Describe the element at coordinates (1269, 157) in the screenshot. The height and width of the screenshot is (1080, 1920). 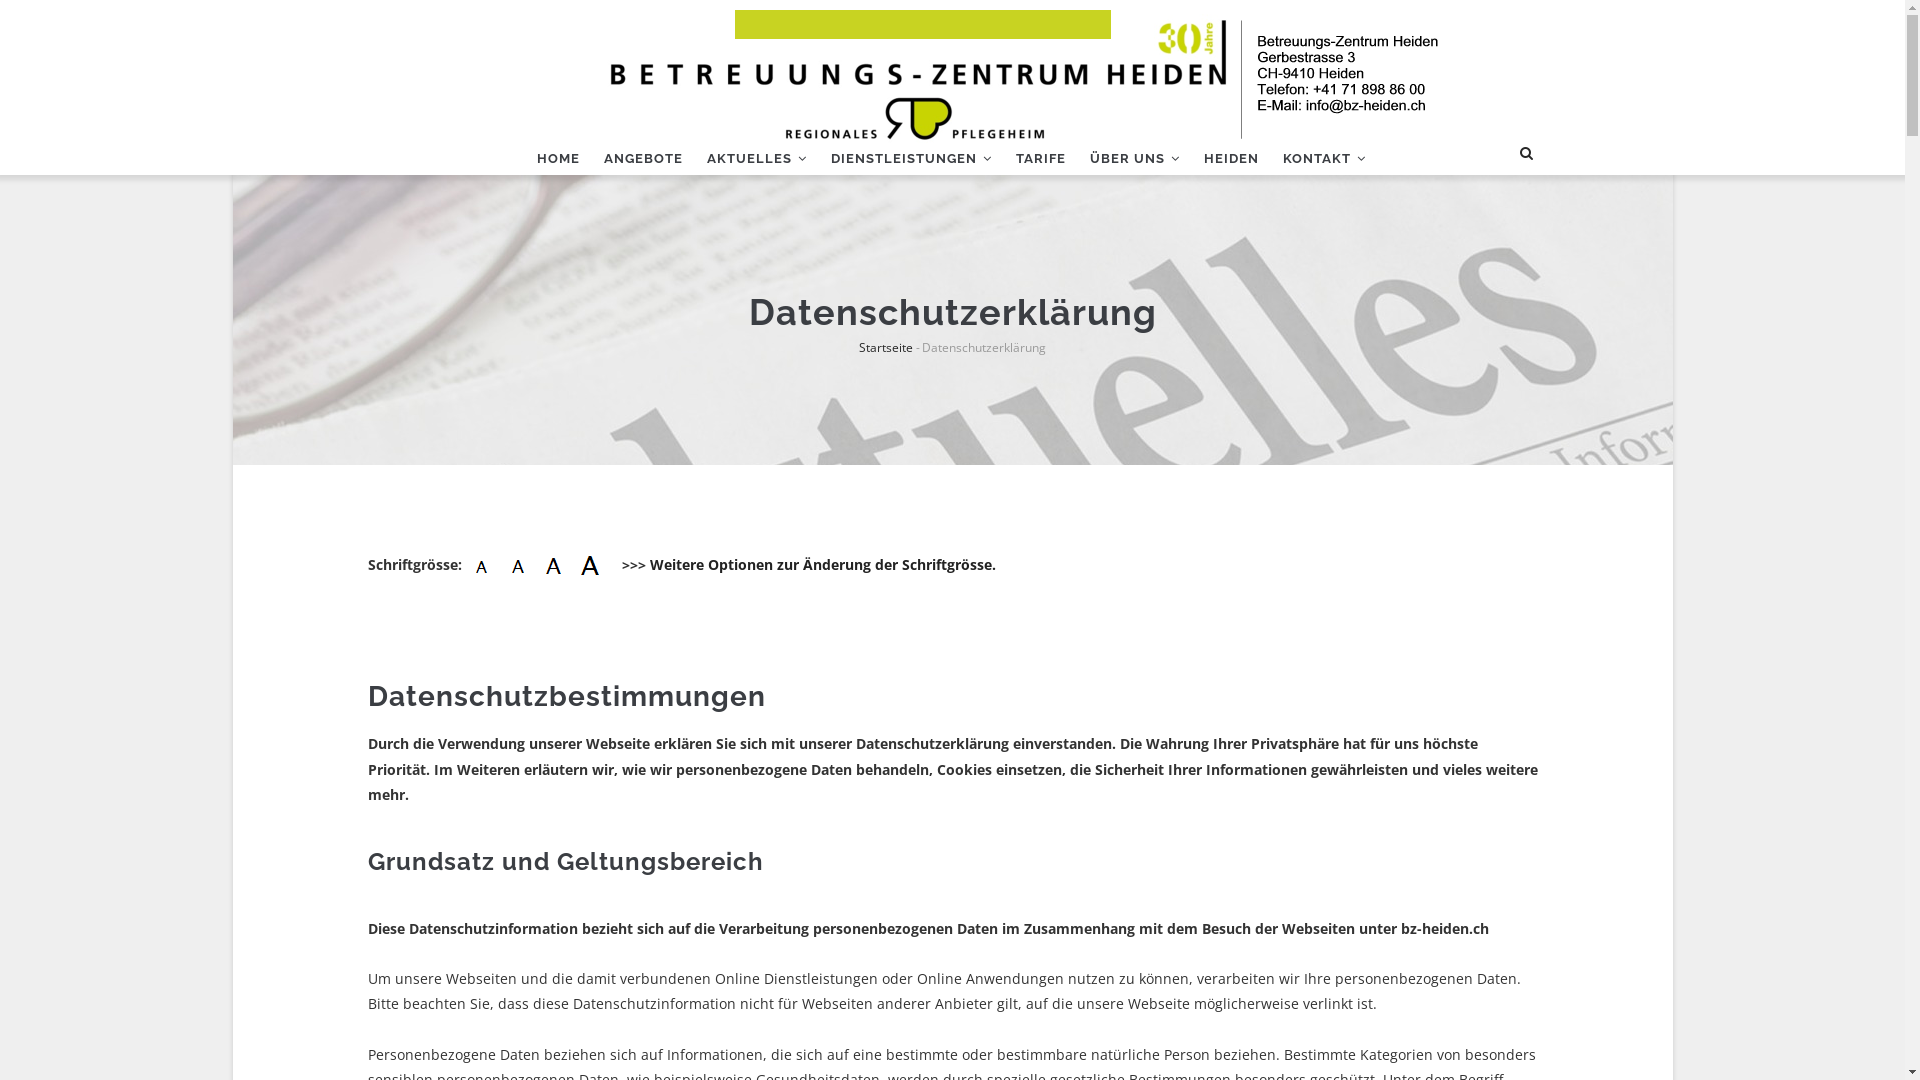
I see `'KONTAKT'` at that location.